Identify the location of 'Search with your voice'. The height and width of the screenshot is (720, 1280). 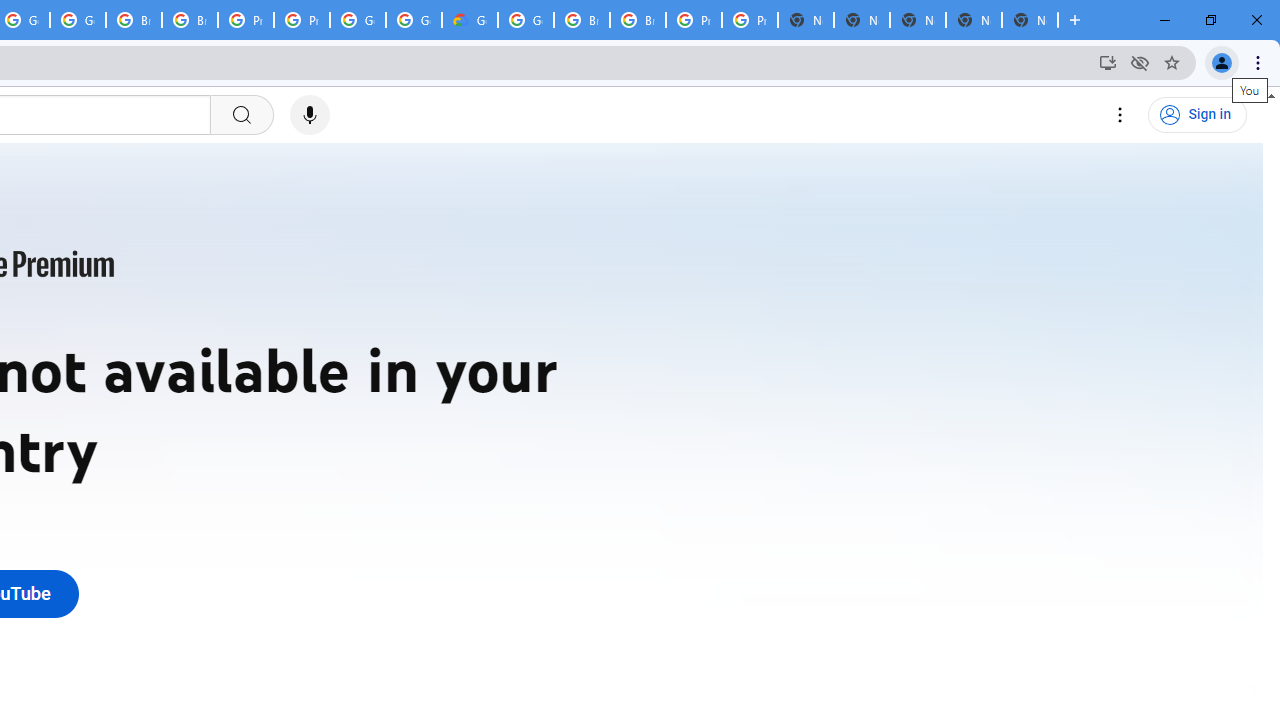
(308, 115).